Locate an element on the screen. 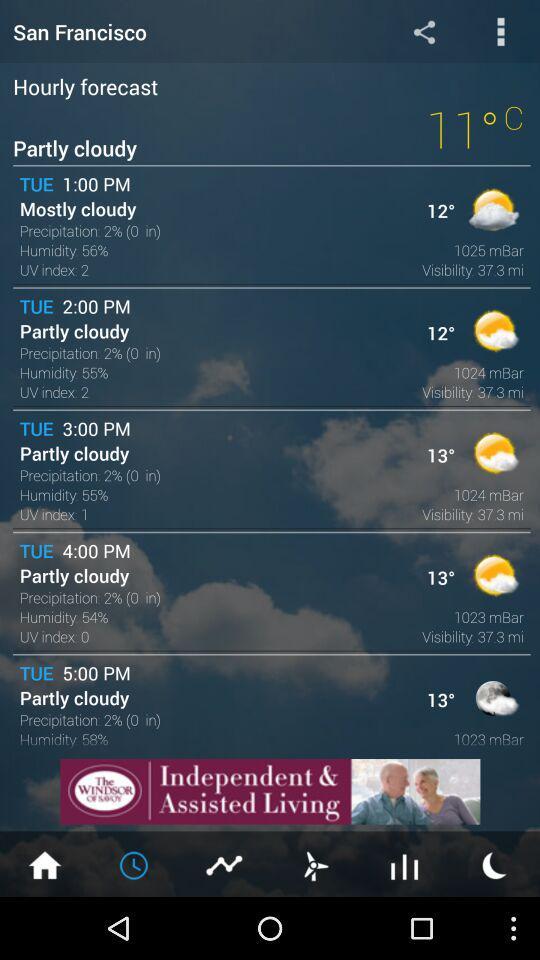 The height and width of the screenshot is (960, 540). the more icon is located at coordinates (500, 33).